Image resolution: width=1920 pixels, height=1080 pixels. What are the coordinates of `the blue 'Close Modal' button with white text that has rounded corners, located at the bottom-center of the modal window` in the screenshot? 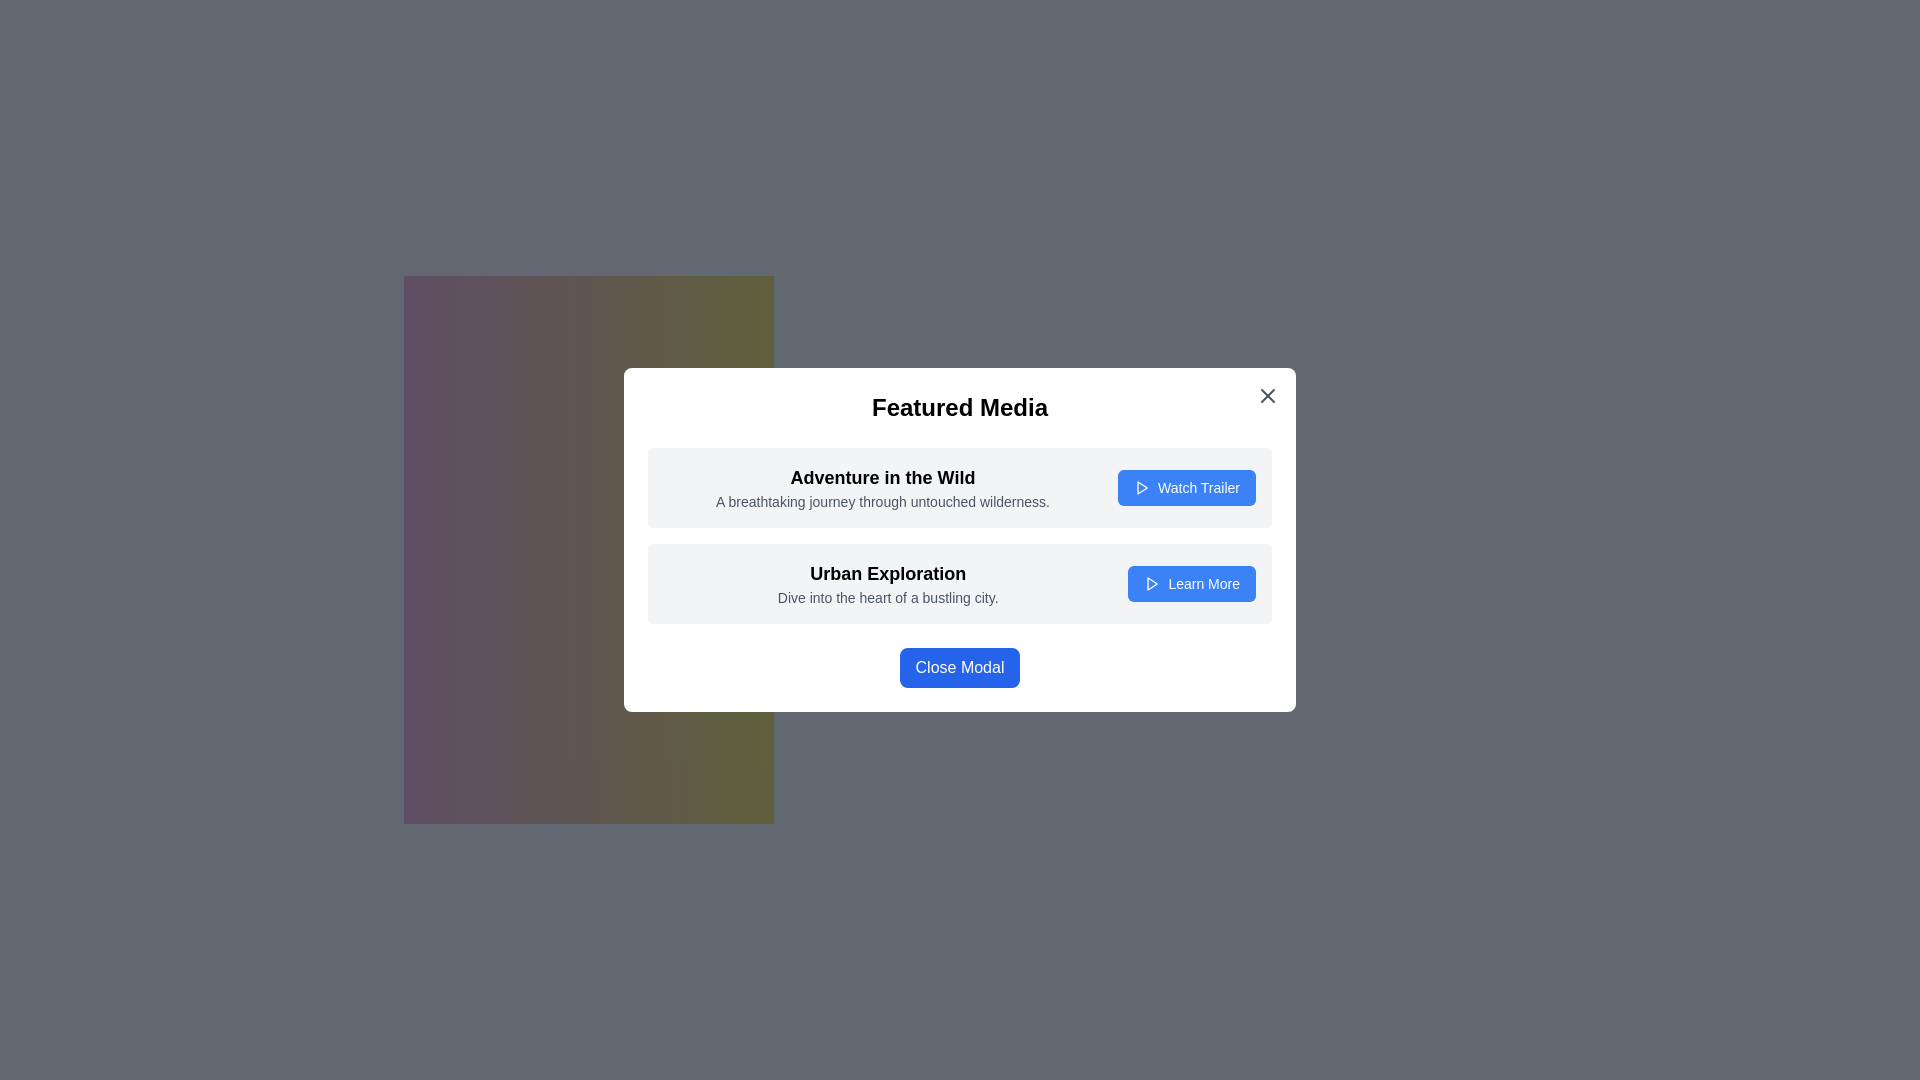 It's located at (960, 667).